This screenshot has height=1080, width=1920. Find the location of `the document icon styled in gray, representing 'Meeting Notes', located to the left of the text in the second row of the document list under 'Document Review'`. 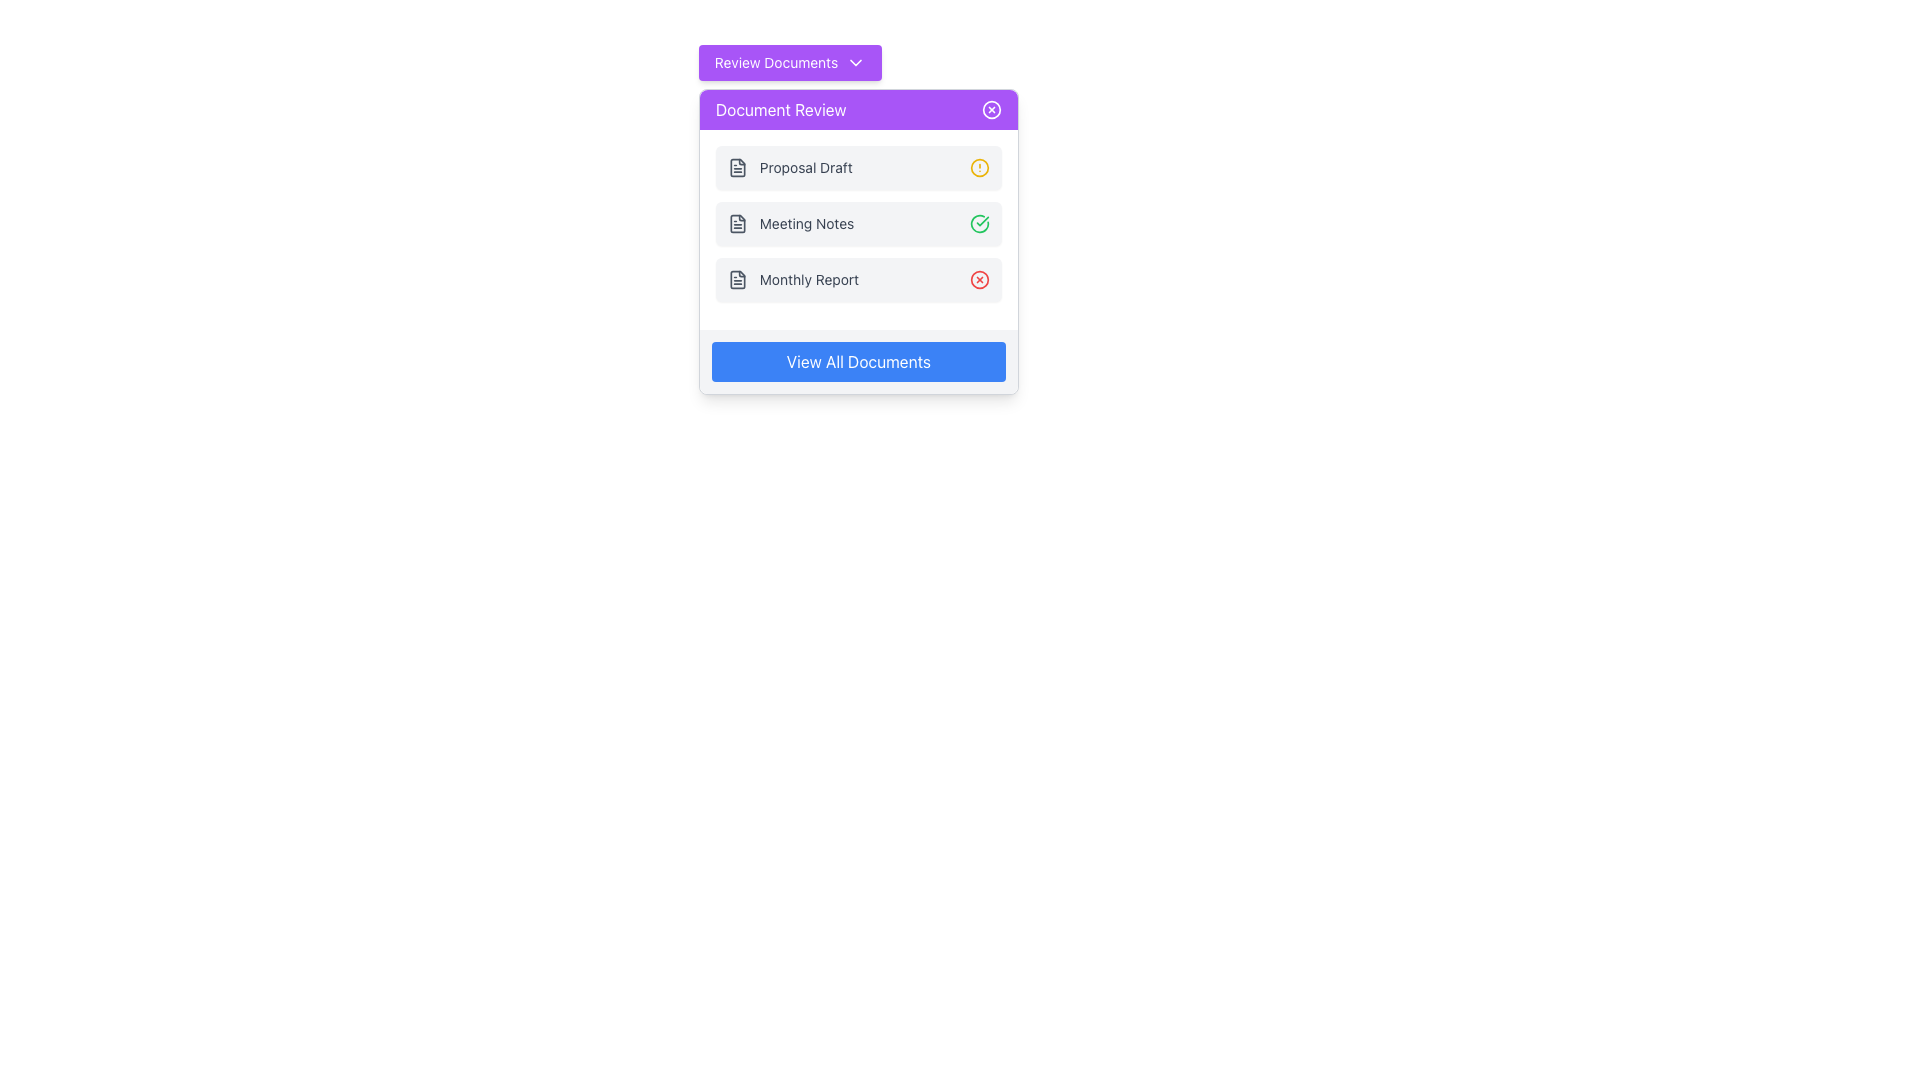

the document icon styled in gray, representing 'Meeting Notes', located to the left of the text in the second row of the document list under 'Document Review' is located at coordinates (736, 223).